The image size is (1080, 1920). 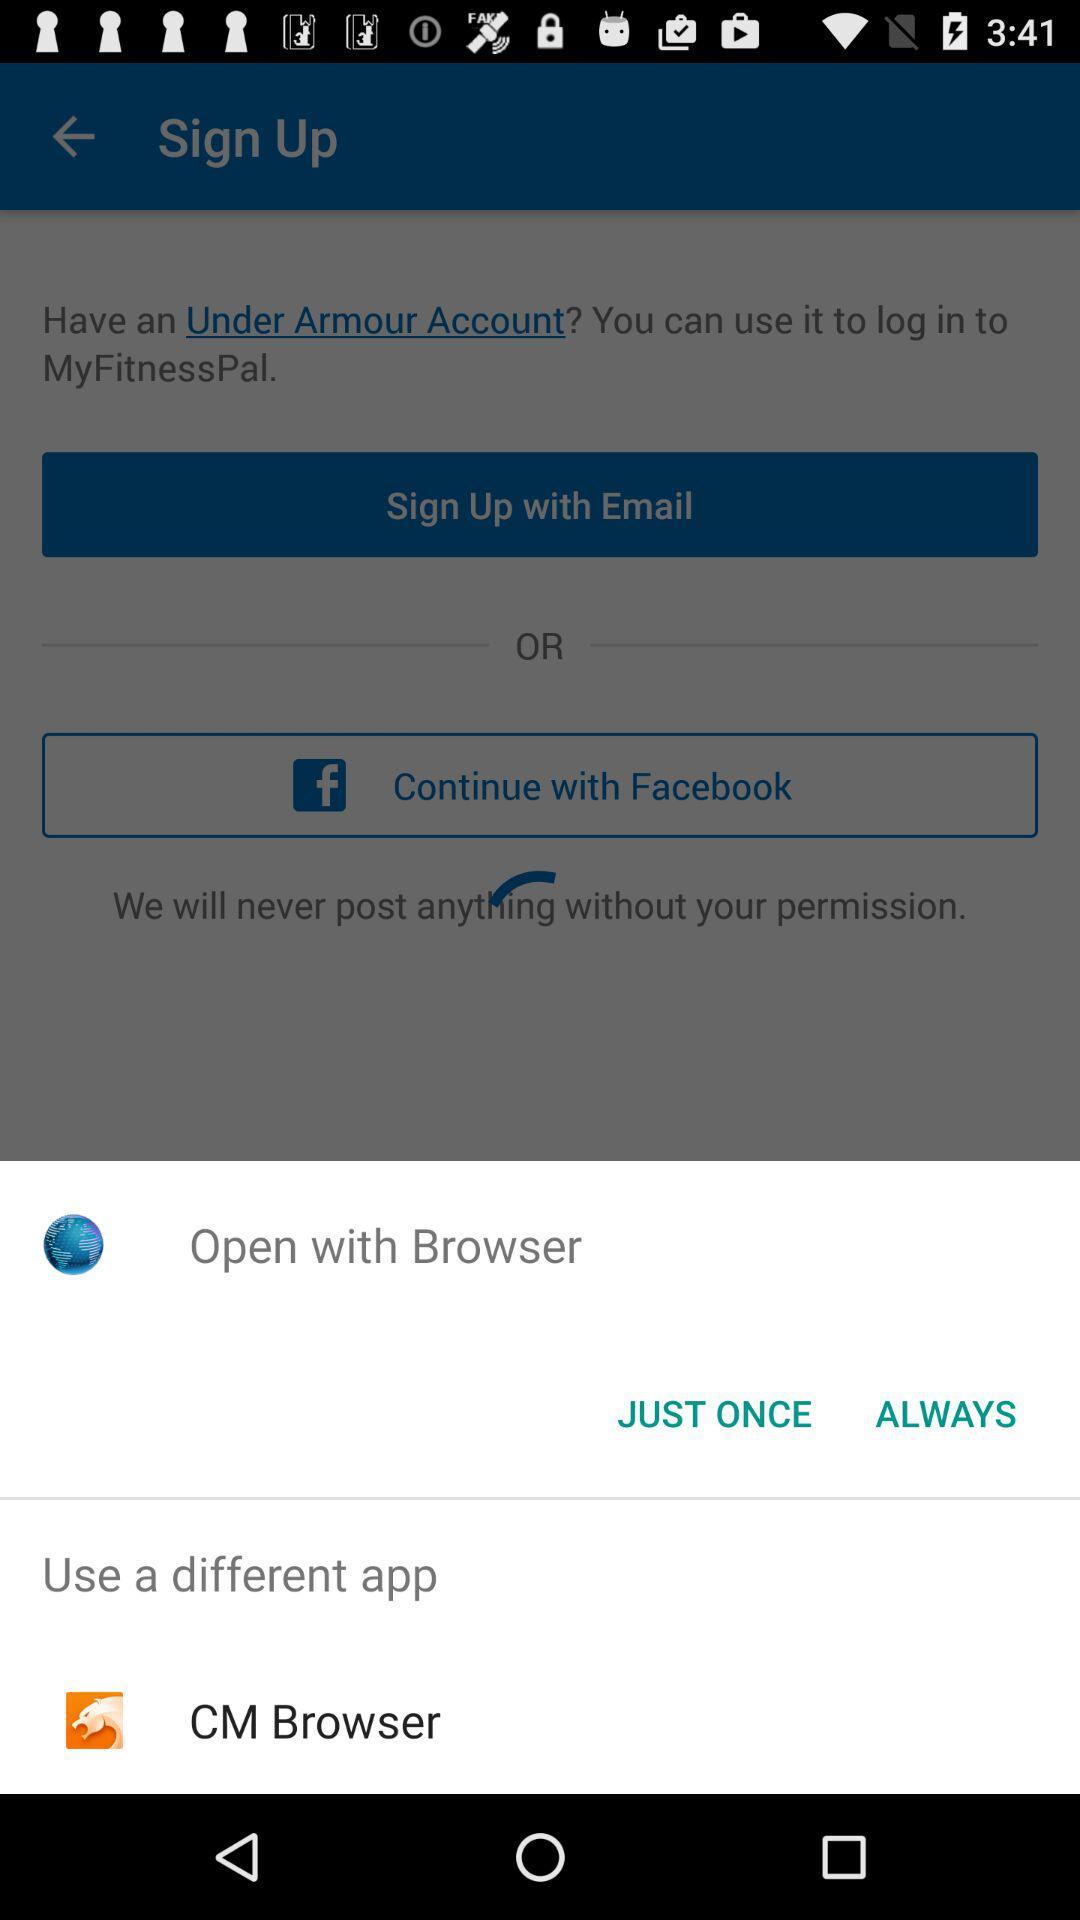 What do you see at coordinates (713, 1411) in the screenshot?
I see `icon next to the always item` at bounding box center [713, 1411].